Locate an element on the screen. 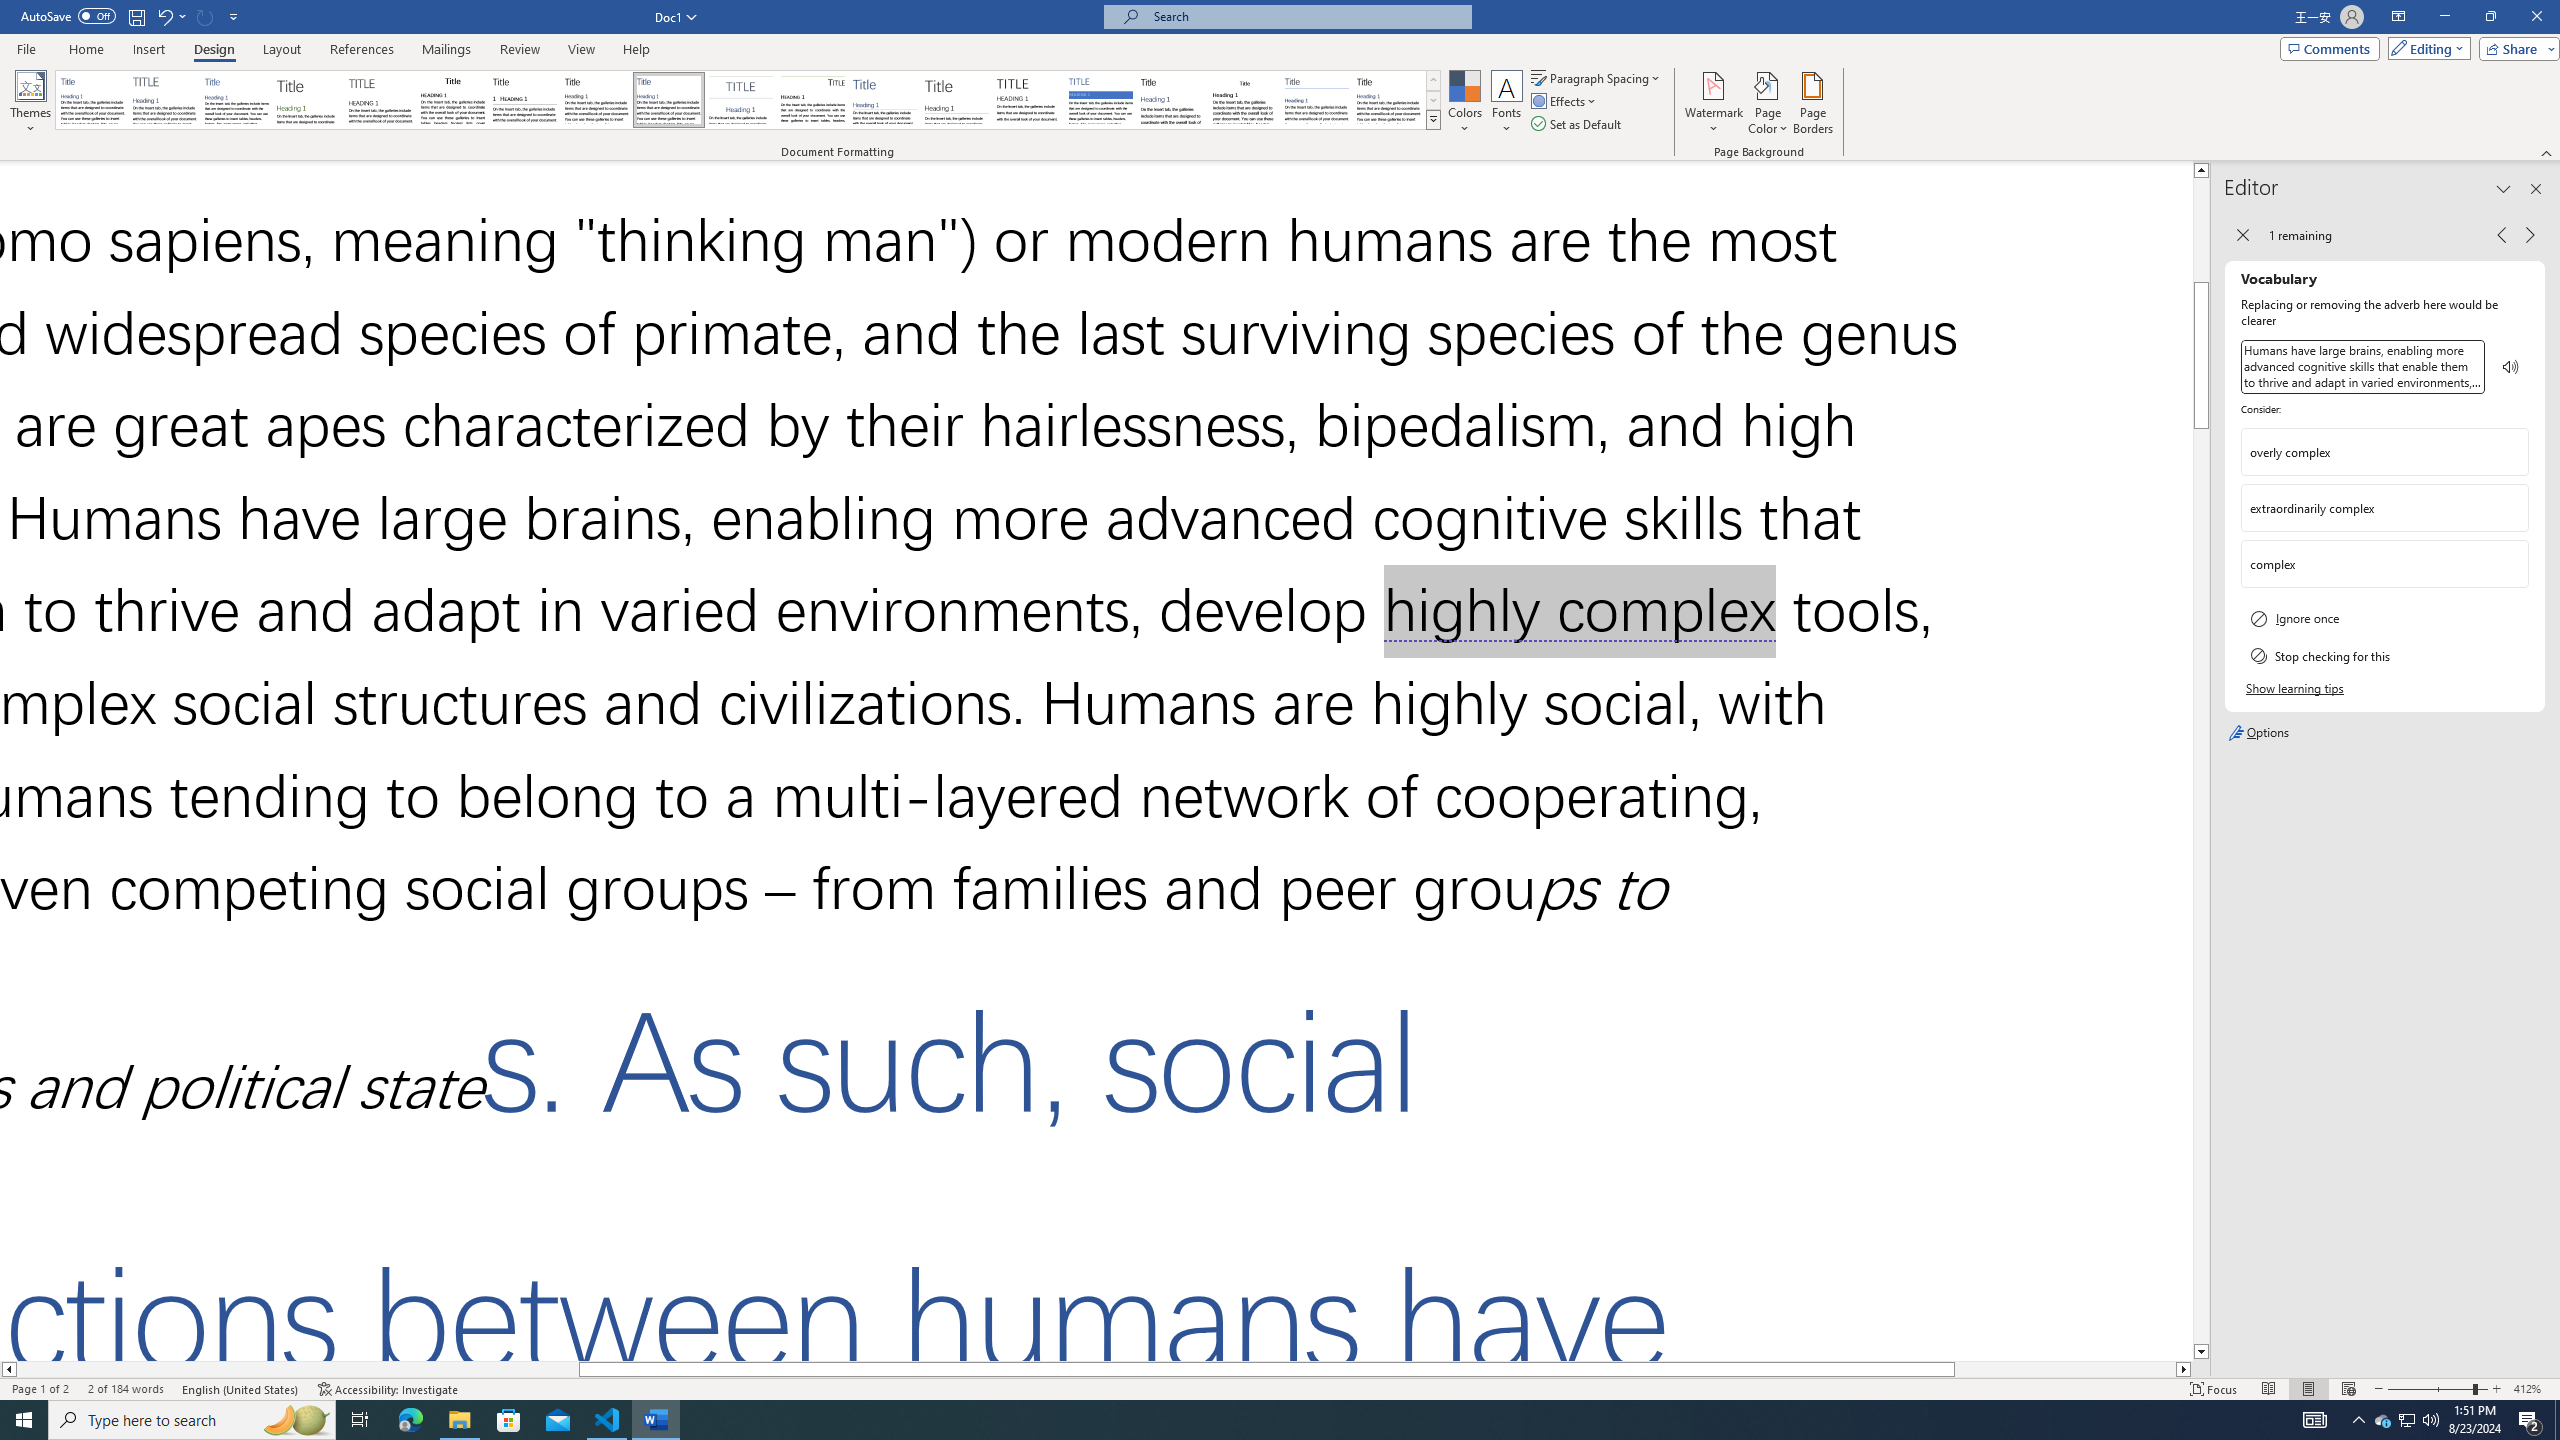 The height and width of the screenshot is (1440, 2560). 'Lines (Stylish)' is located at coordinates (957, 99).